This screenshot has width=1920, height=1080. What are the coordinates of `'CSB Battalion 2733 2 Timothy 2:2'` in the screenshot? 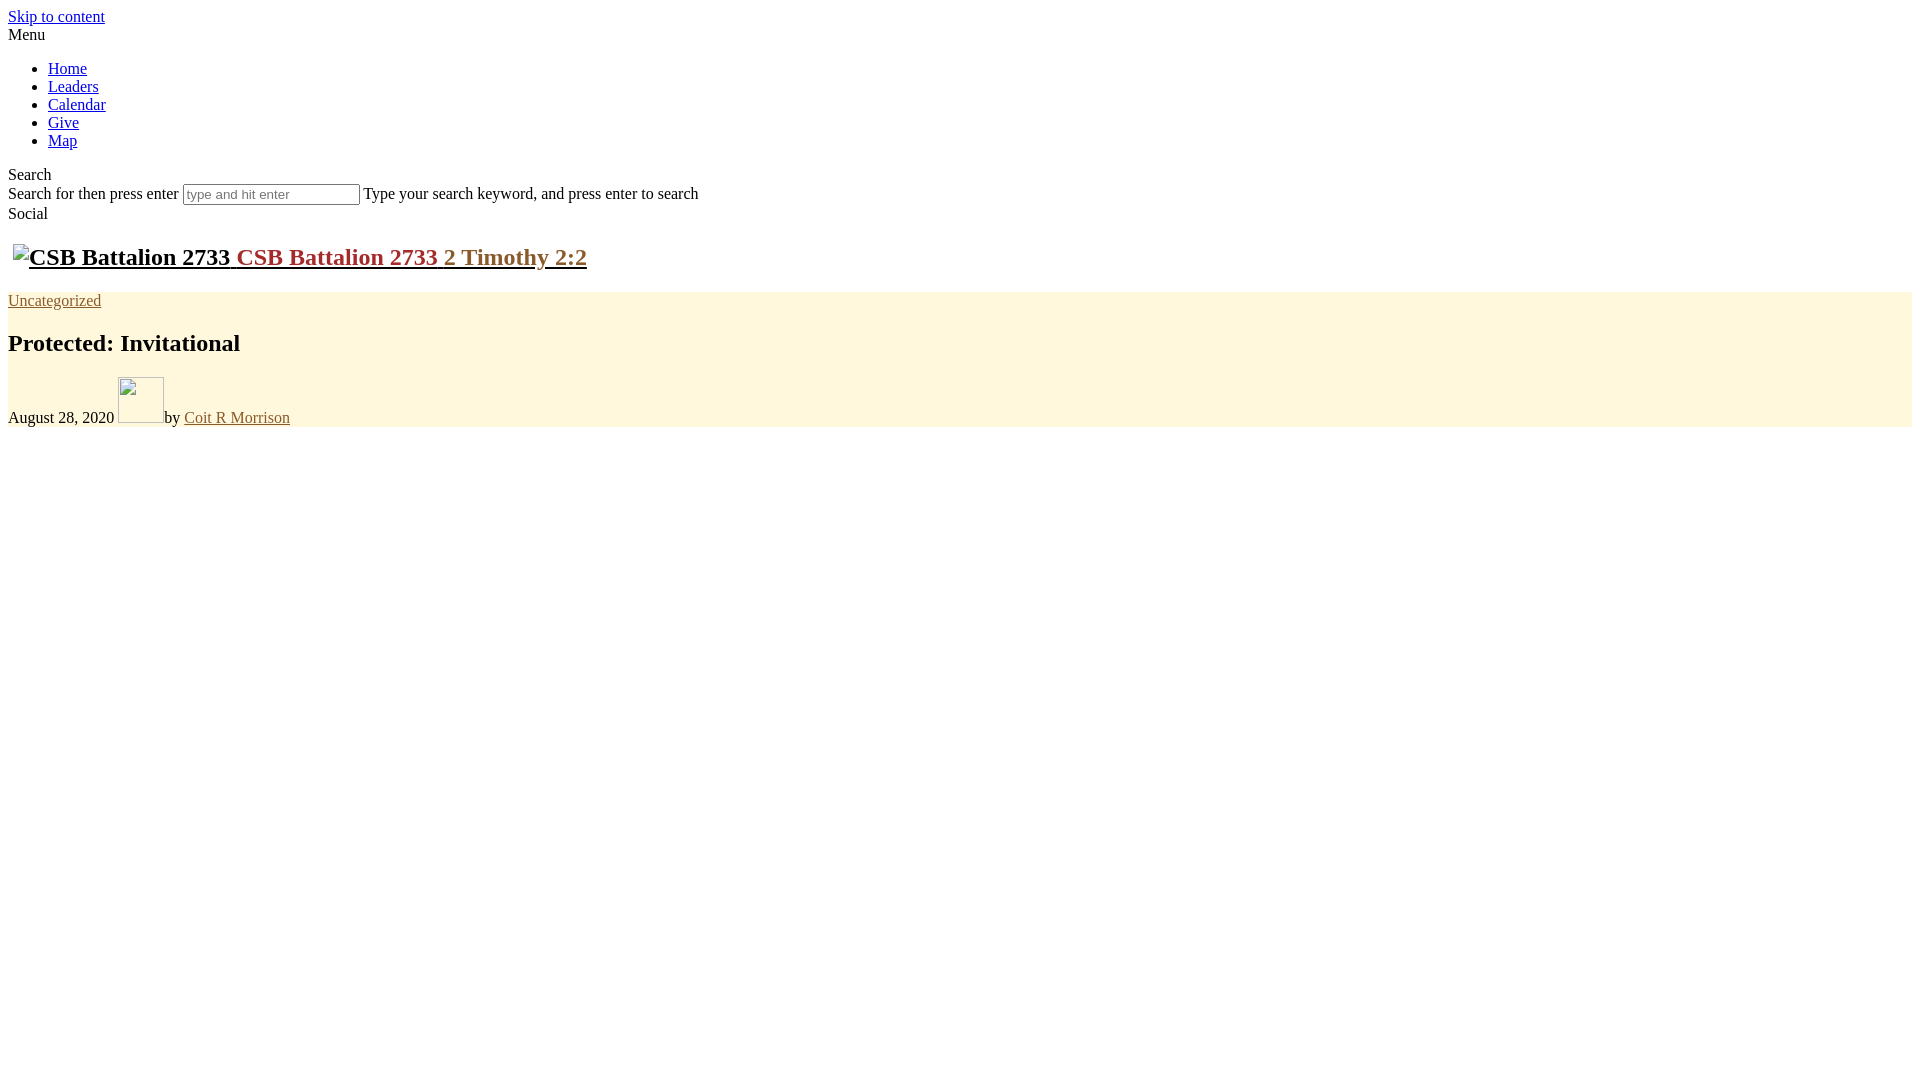 It's located at (298, 256).